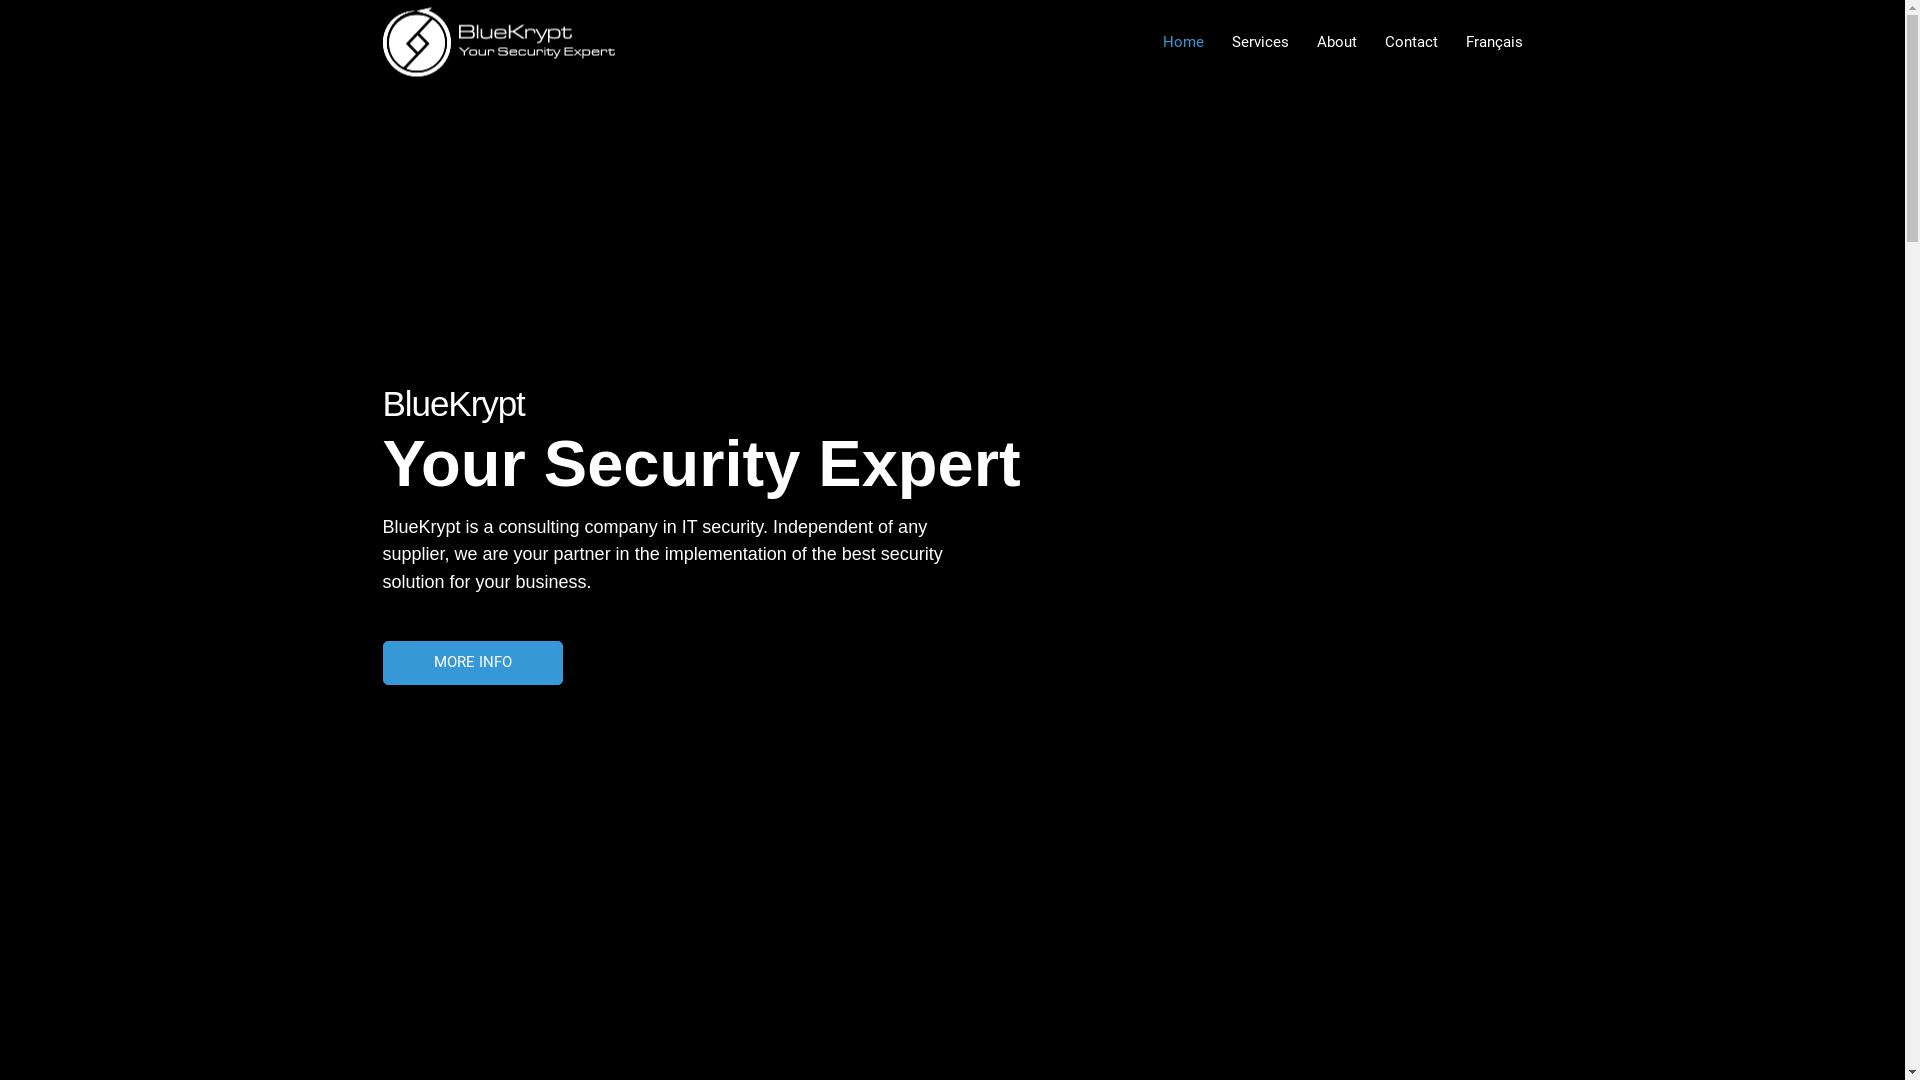 The height and width of the screenshot is (1080, 1920). What do you see at coordinates (470, 662) in the screenshot?
I see `'MORE INFO'` at bounding box center [470, 662].